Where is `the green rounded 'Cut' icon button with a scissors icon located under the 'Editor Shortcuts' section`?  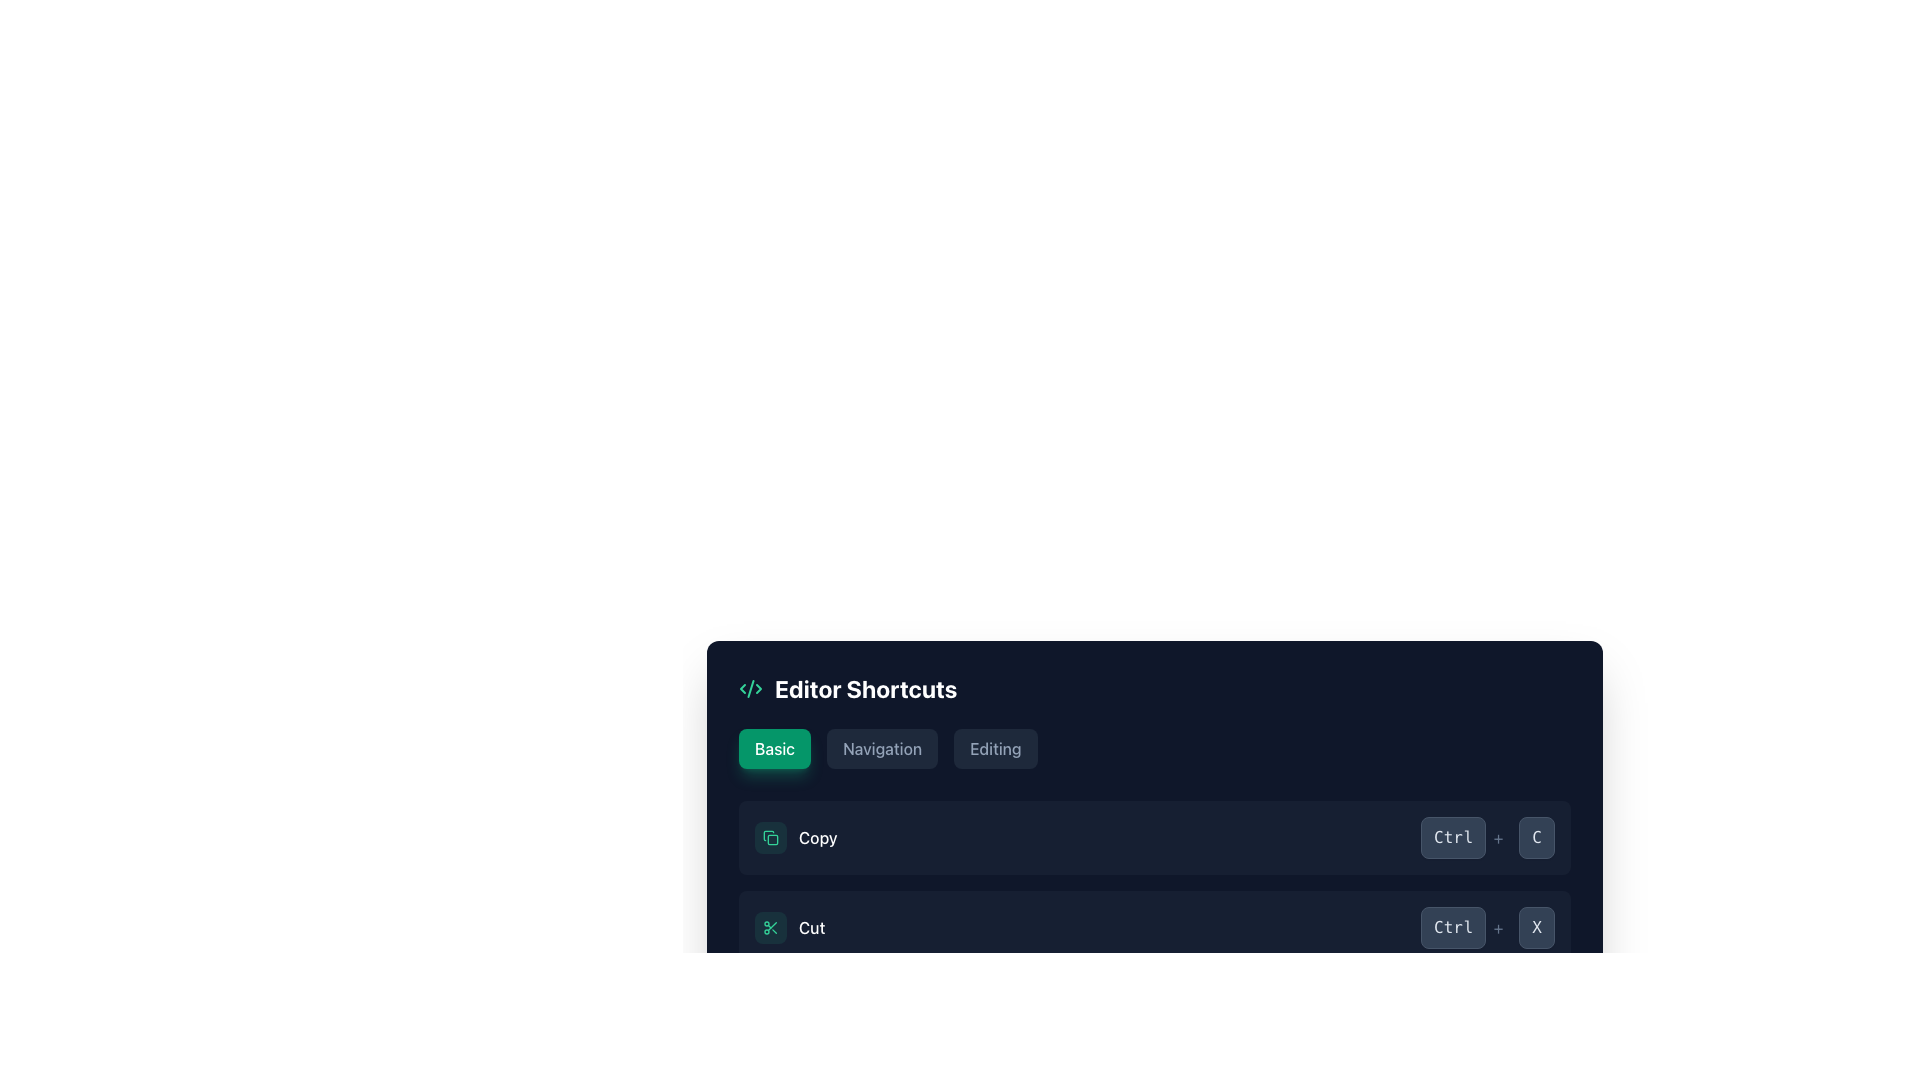 the green rounded 'Cut' icon button with a scissors icon located under the 'Editor Shortcuts' section is located at coordinates (770, 928).